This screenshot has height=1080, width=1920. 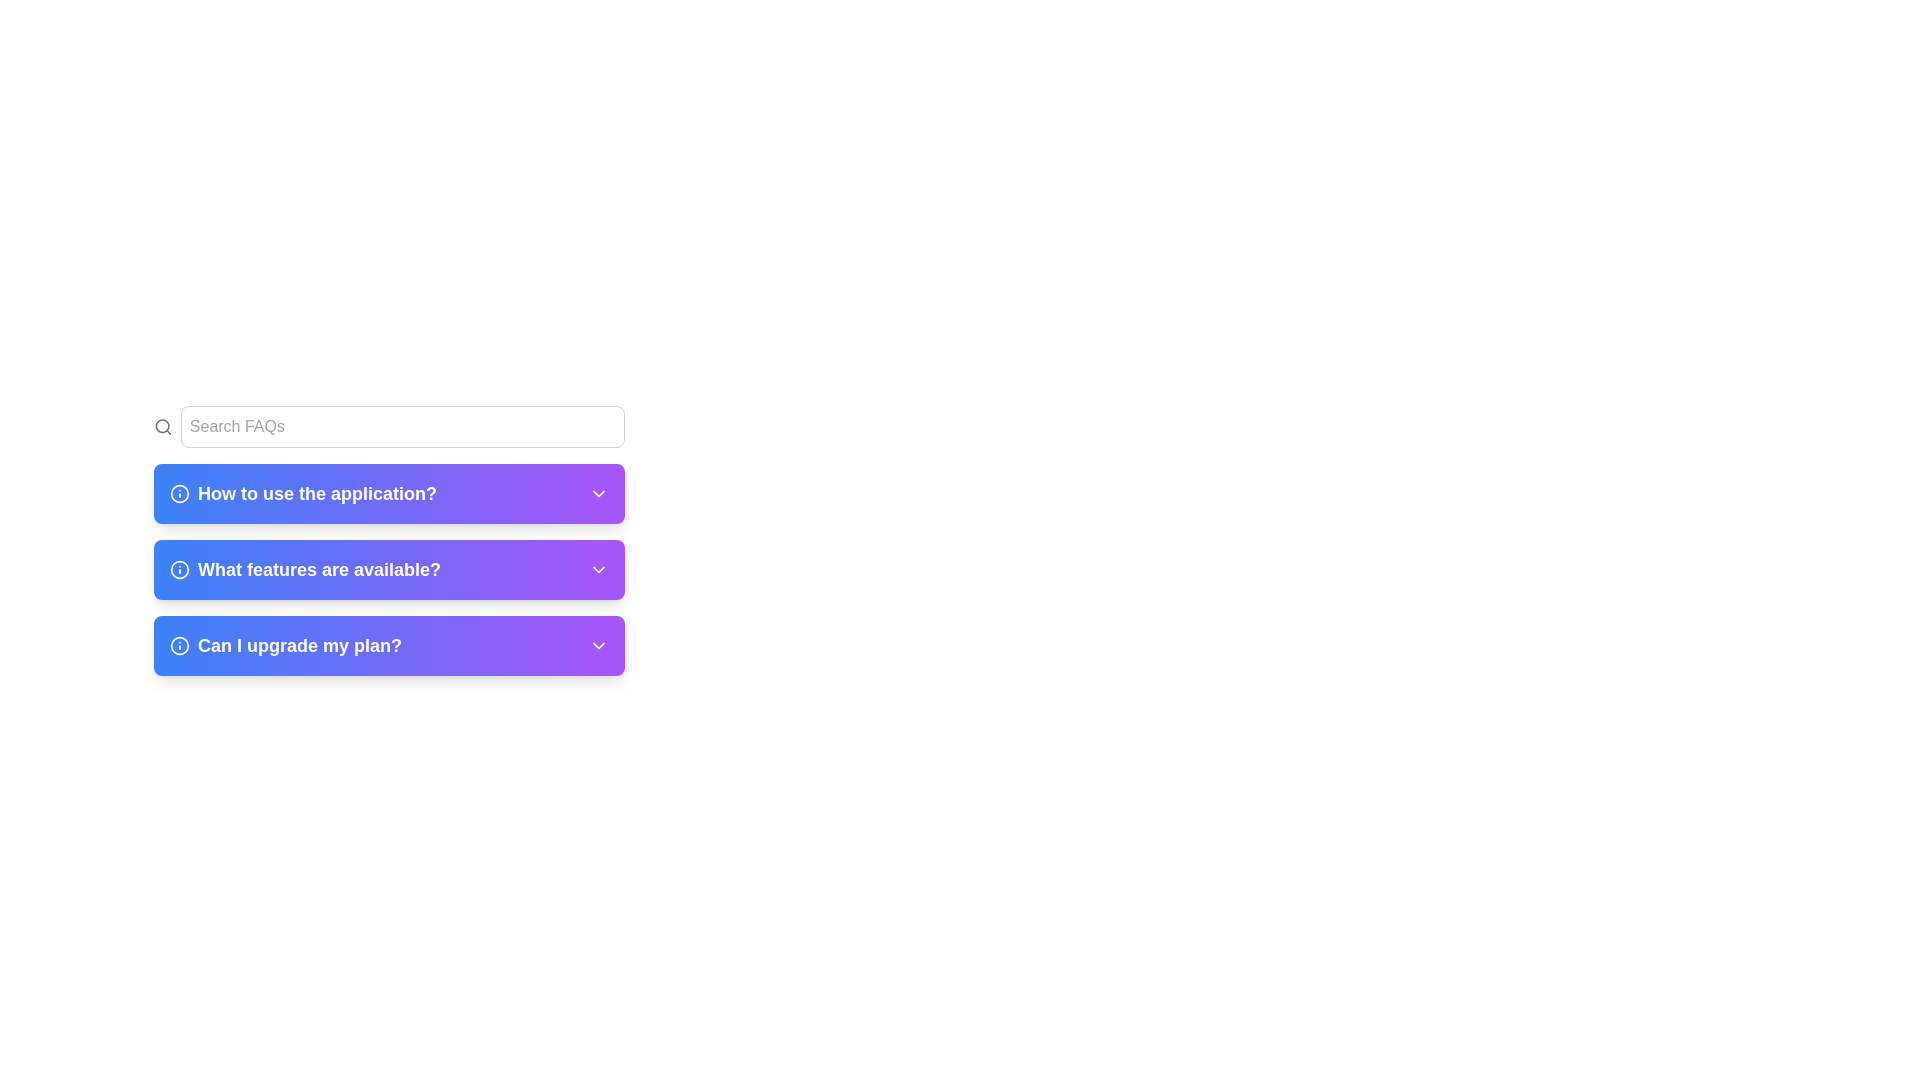 What do you see at coordinates (302, 493) in the screenshot?
I see `the text label reading 'How to use the application?'` at bounding box center [302, 493].